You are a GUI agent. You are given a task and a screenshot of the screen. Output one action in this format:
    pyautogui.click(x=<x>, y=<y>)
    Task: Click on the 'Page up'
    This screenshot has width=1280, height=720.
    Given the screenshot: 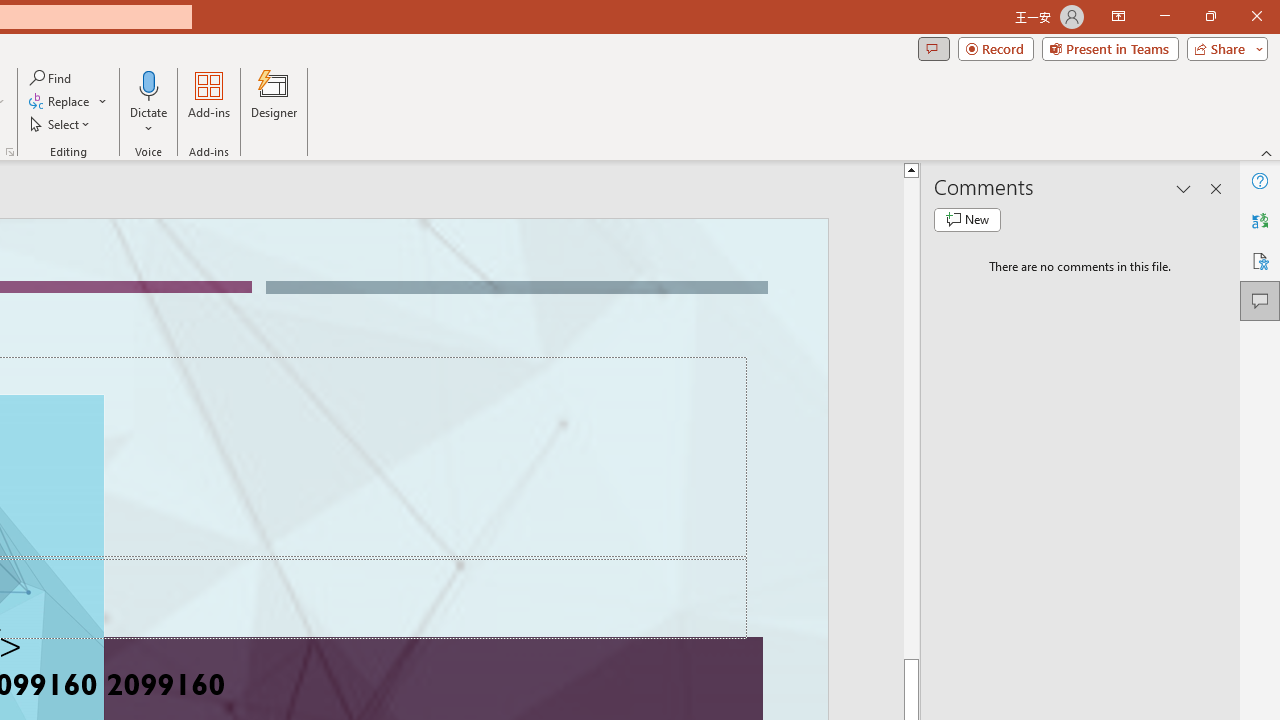 What is the action you would take?
    pyautogui.click(x=910, y=417)
    